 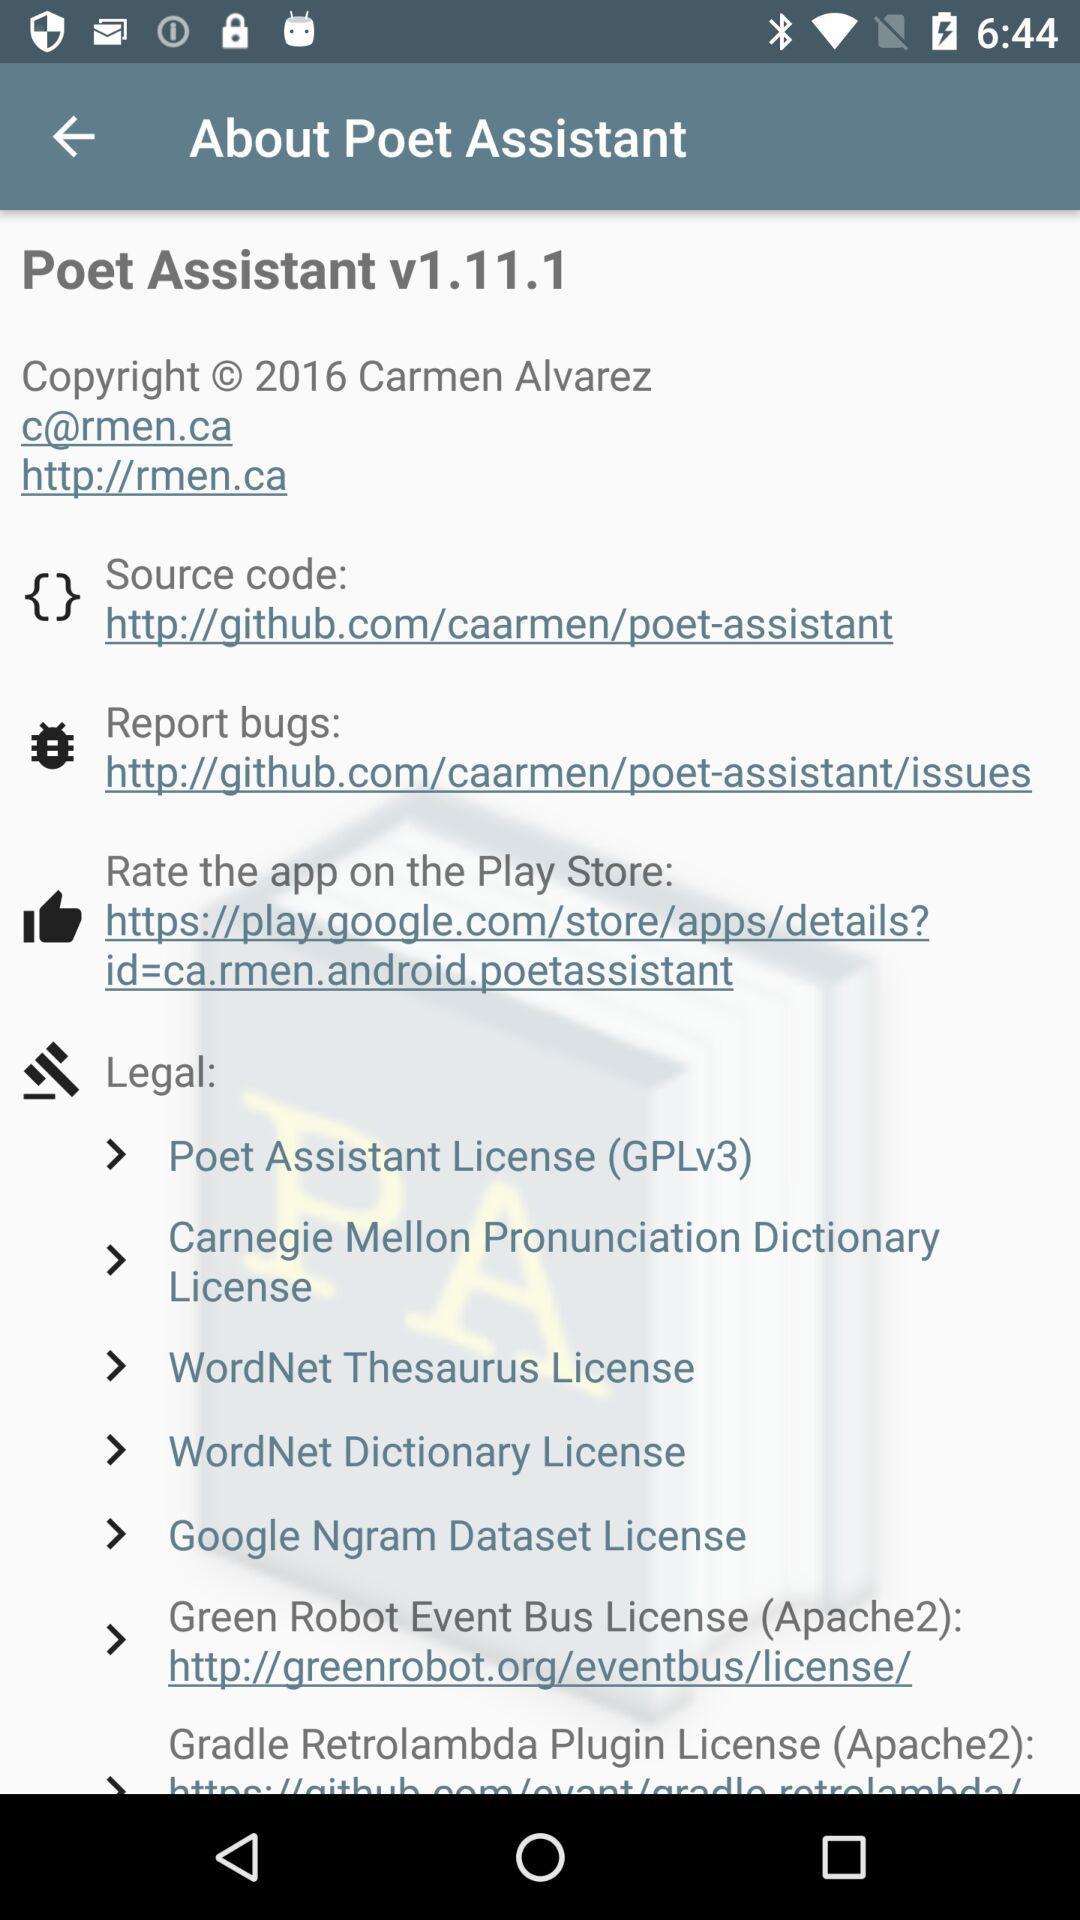 What do you see at coordinates (571, 1639) in the screenshot?
I see `the text which is below google ngram dataset licence` at bounding box center [571, 1639].